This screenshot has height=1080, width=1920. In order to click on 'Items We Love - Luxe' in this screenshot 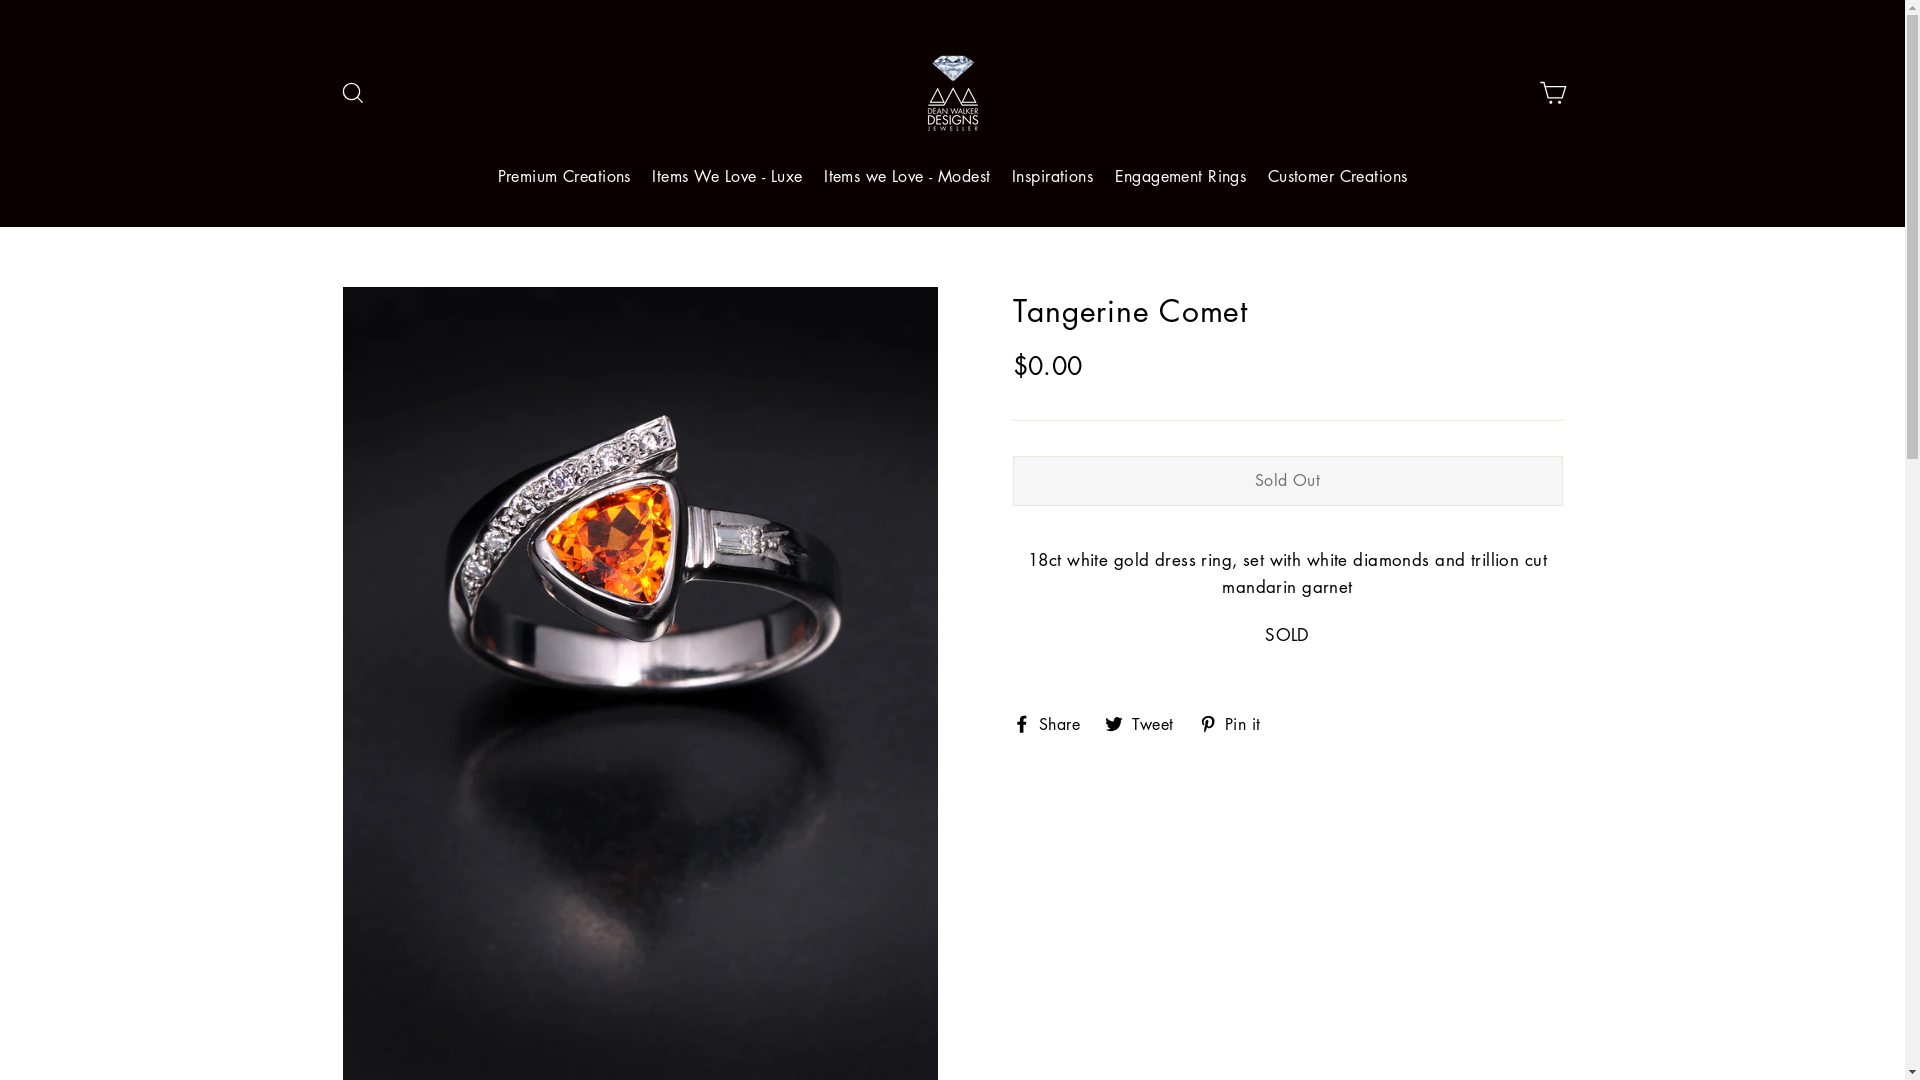, I will do `click(726, 176)`.